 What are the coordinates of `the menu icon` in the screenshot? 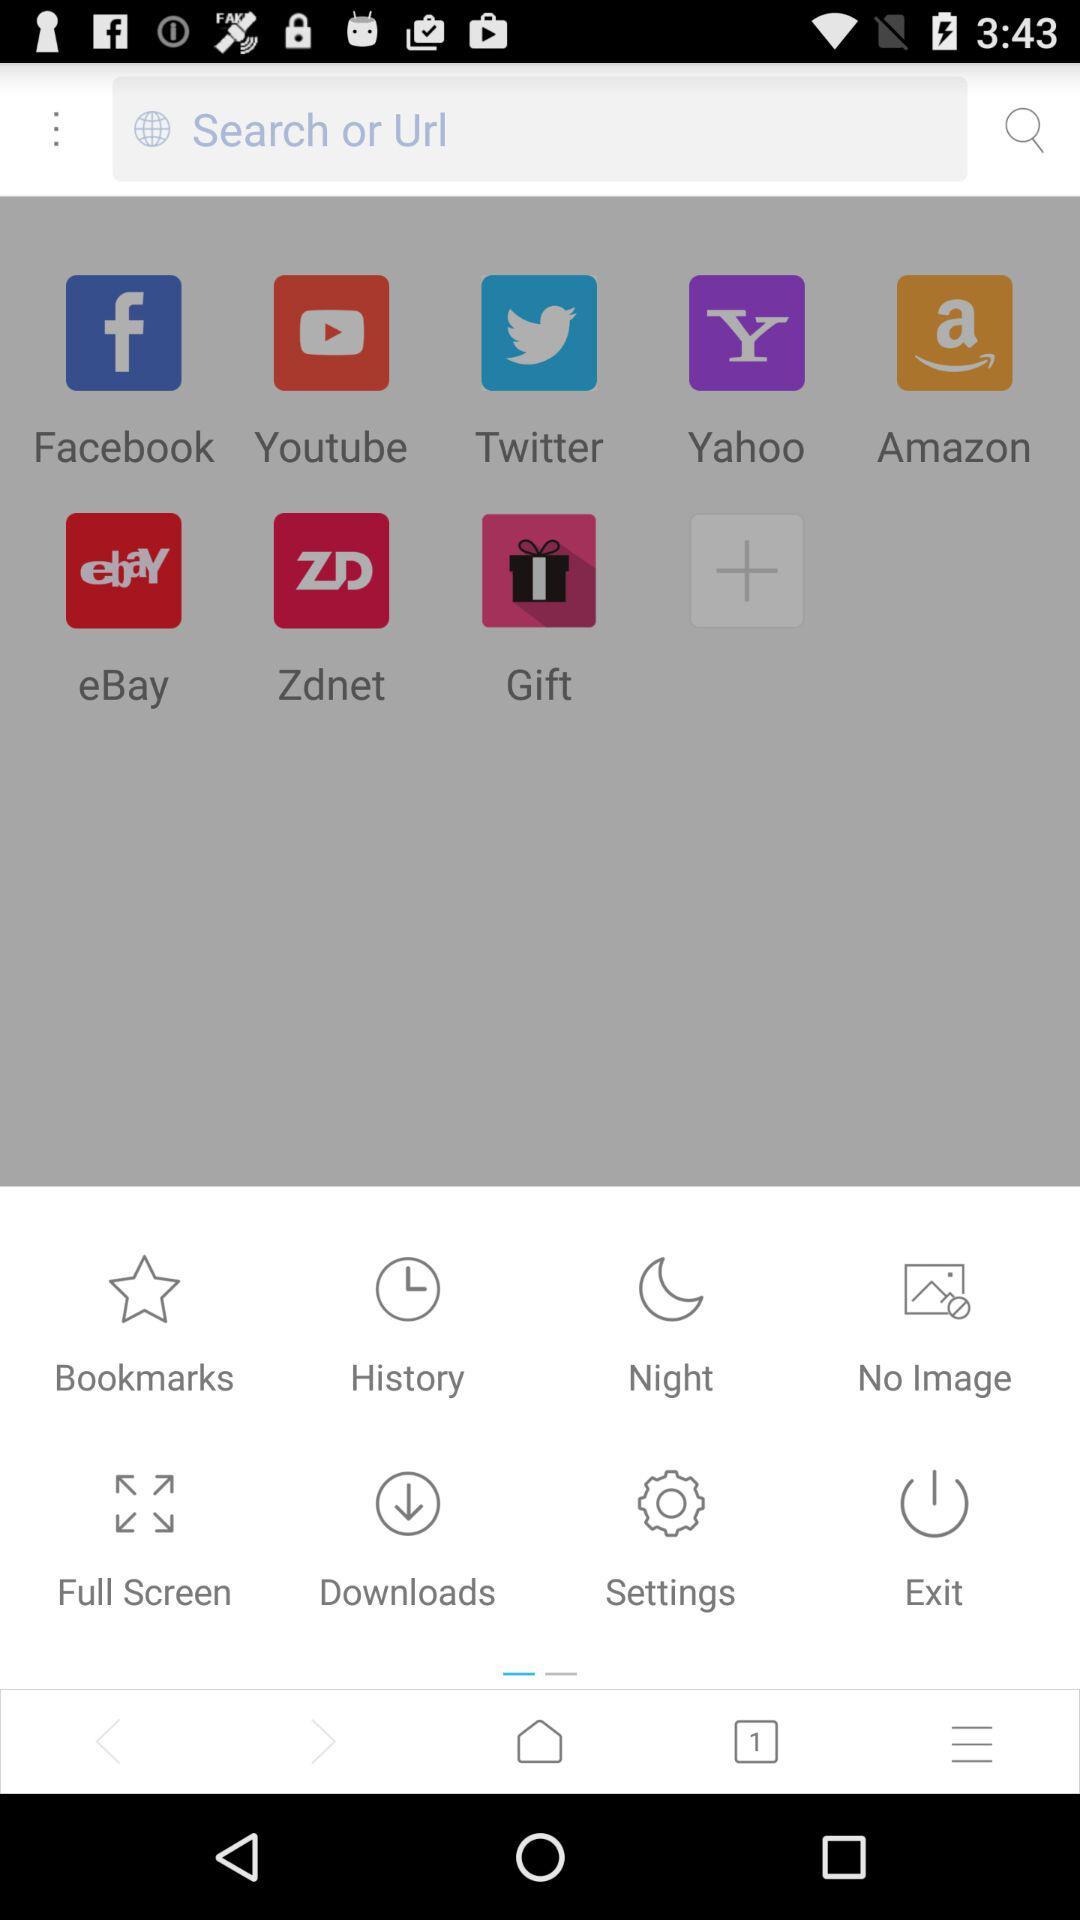 It's located at (971, 1862).